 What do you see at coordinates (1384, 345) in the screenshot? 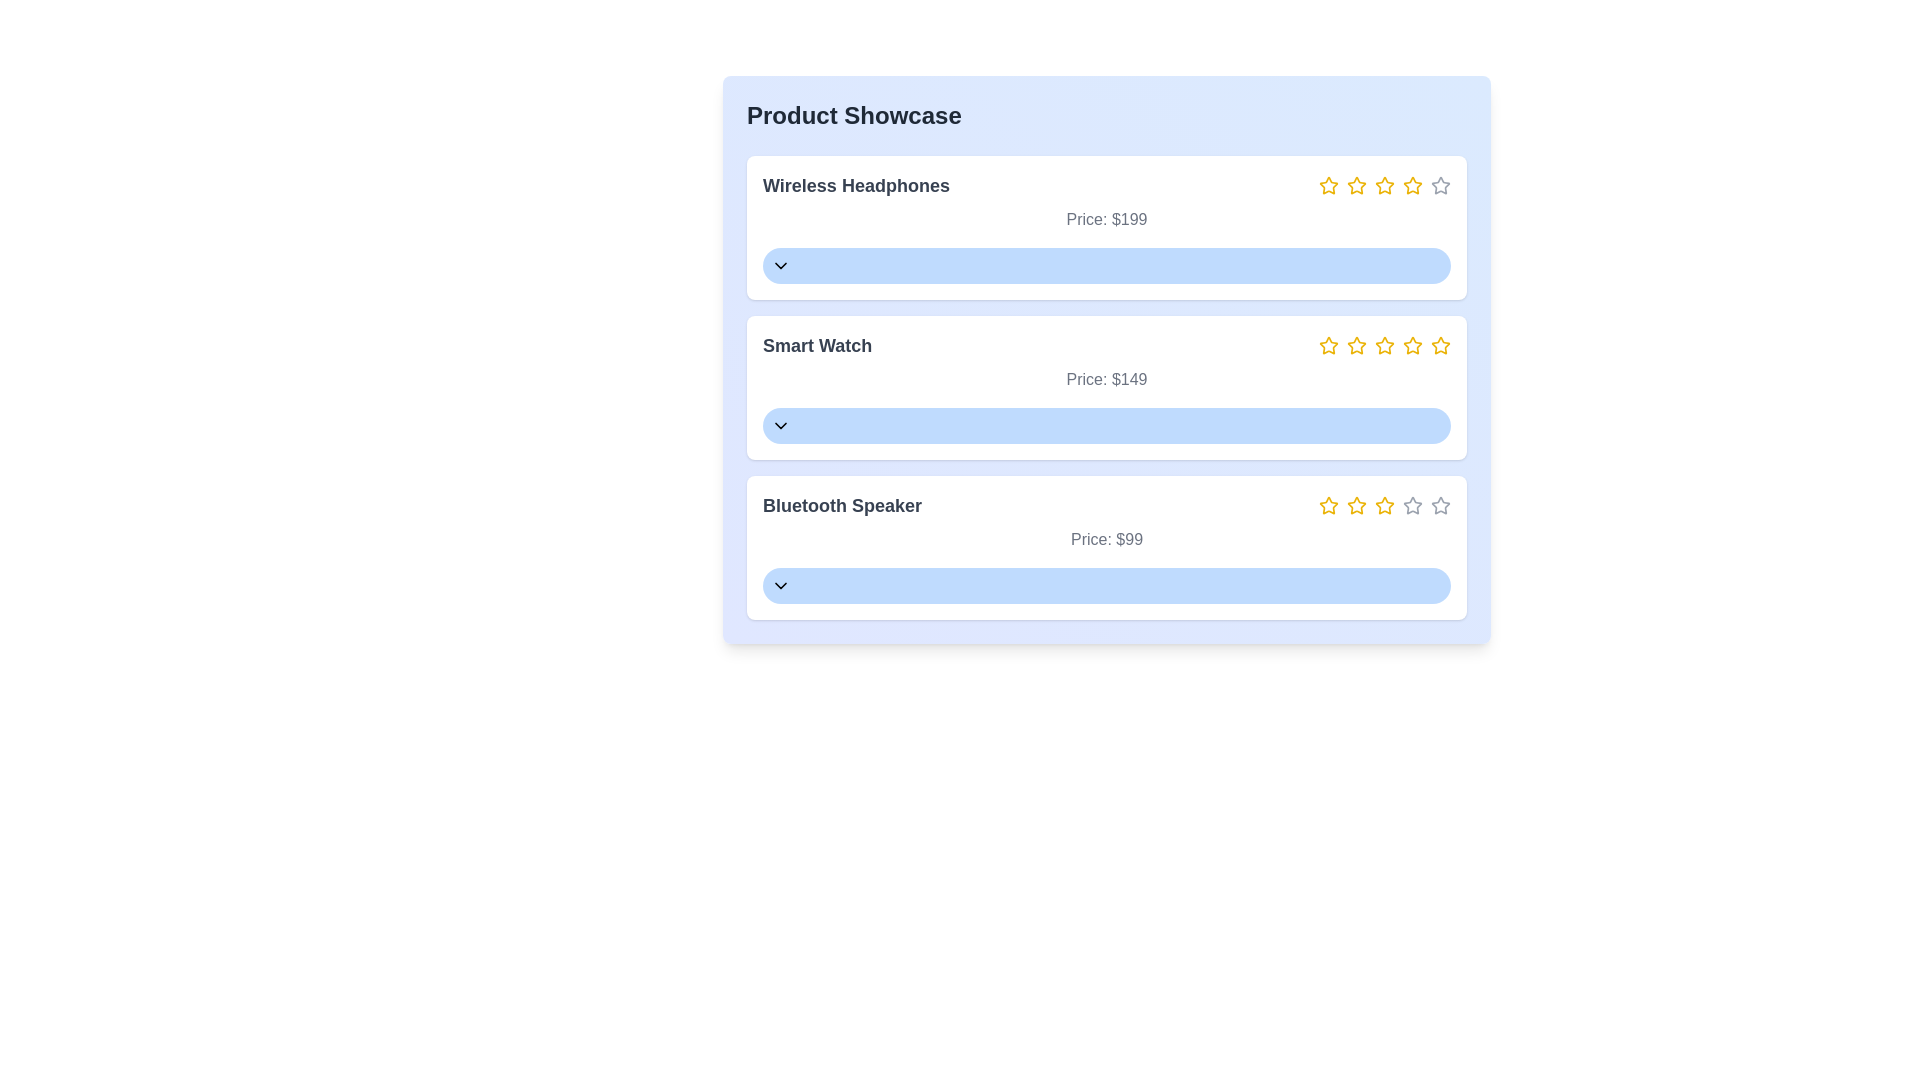
I see `the third star icon in the rating system located in the right section of the 'Smart Watch' card to indicate a rating` at bounding box center [1384, 345].